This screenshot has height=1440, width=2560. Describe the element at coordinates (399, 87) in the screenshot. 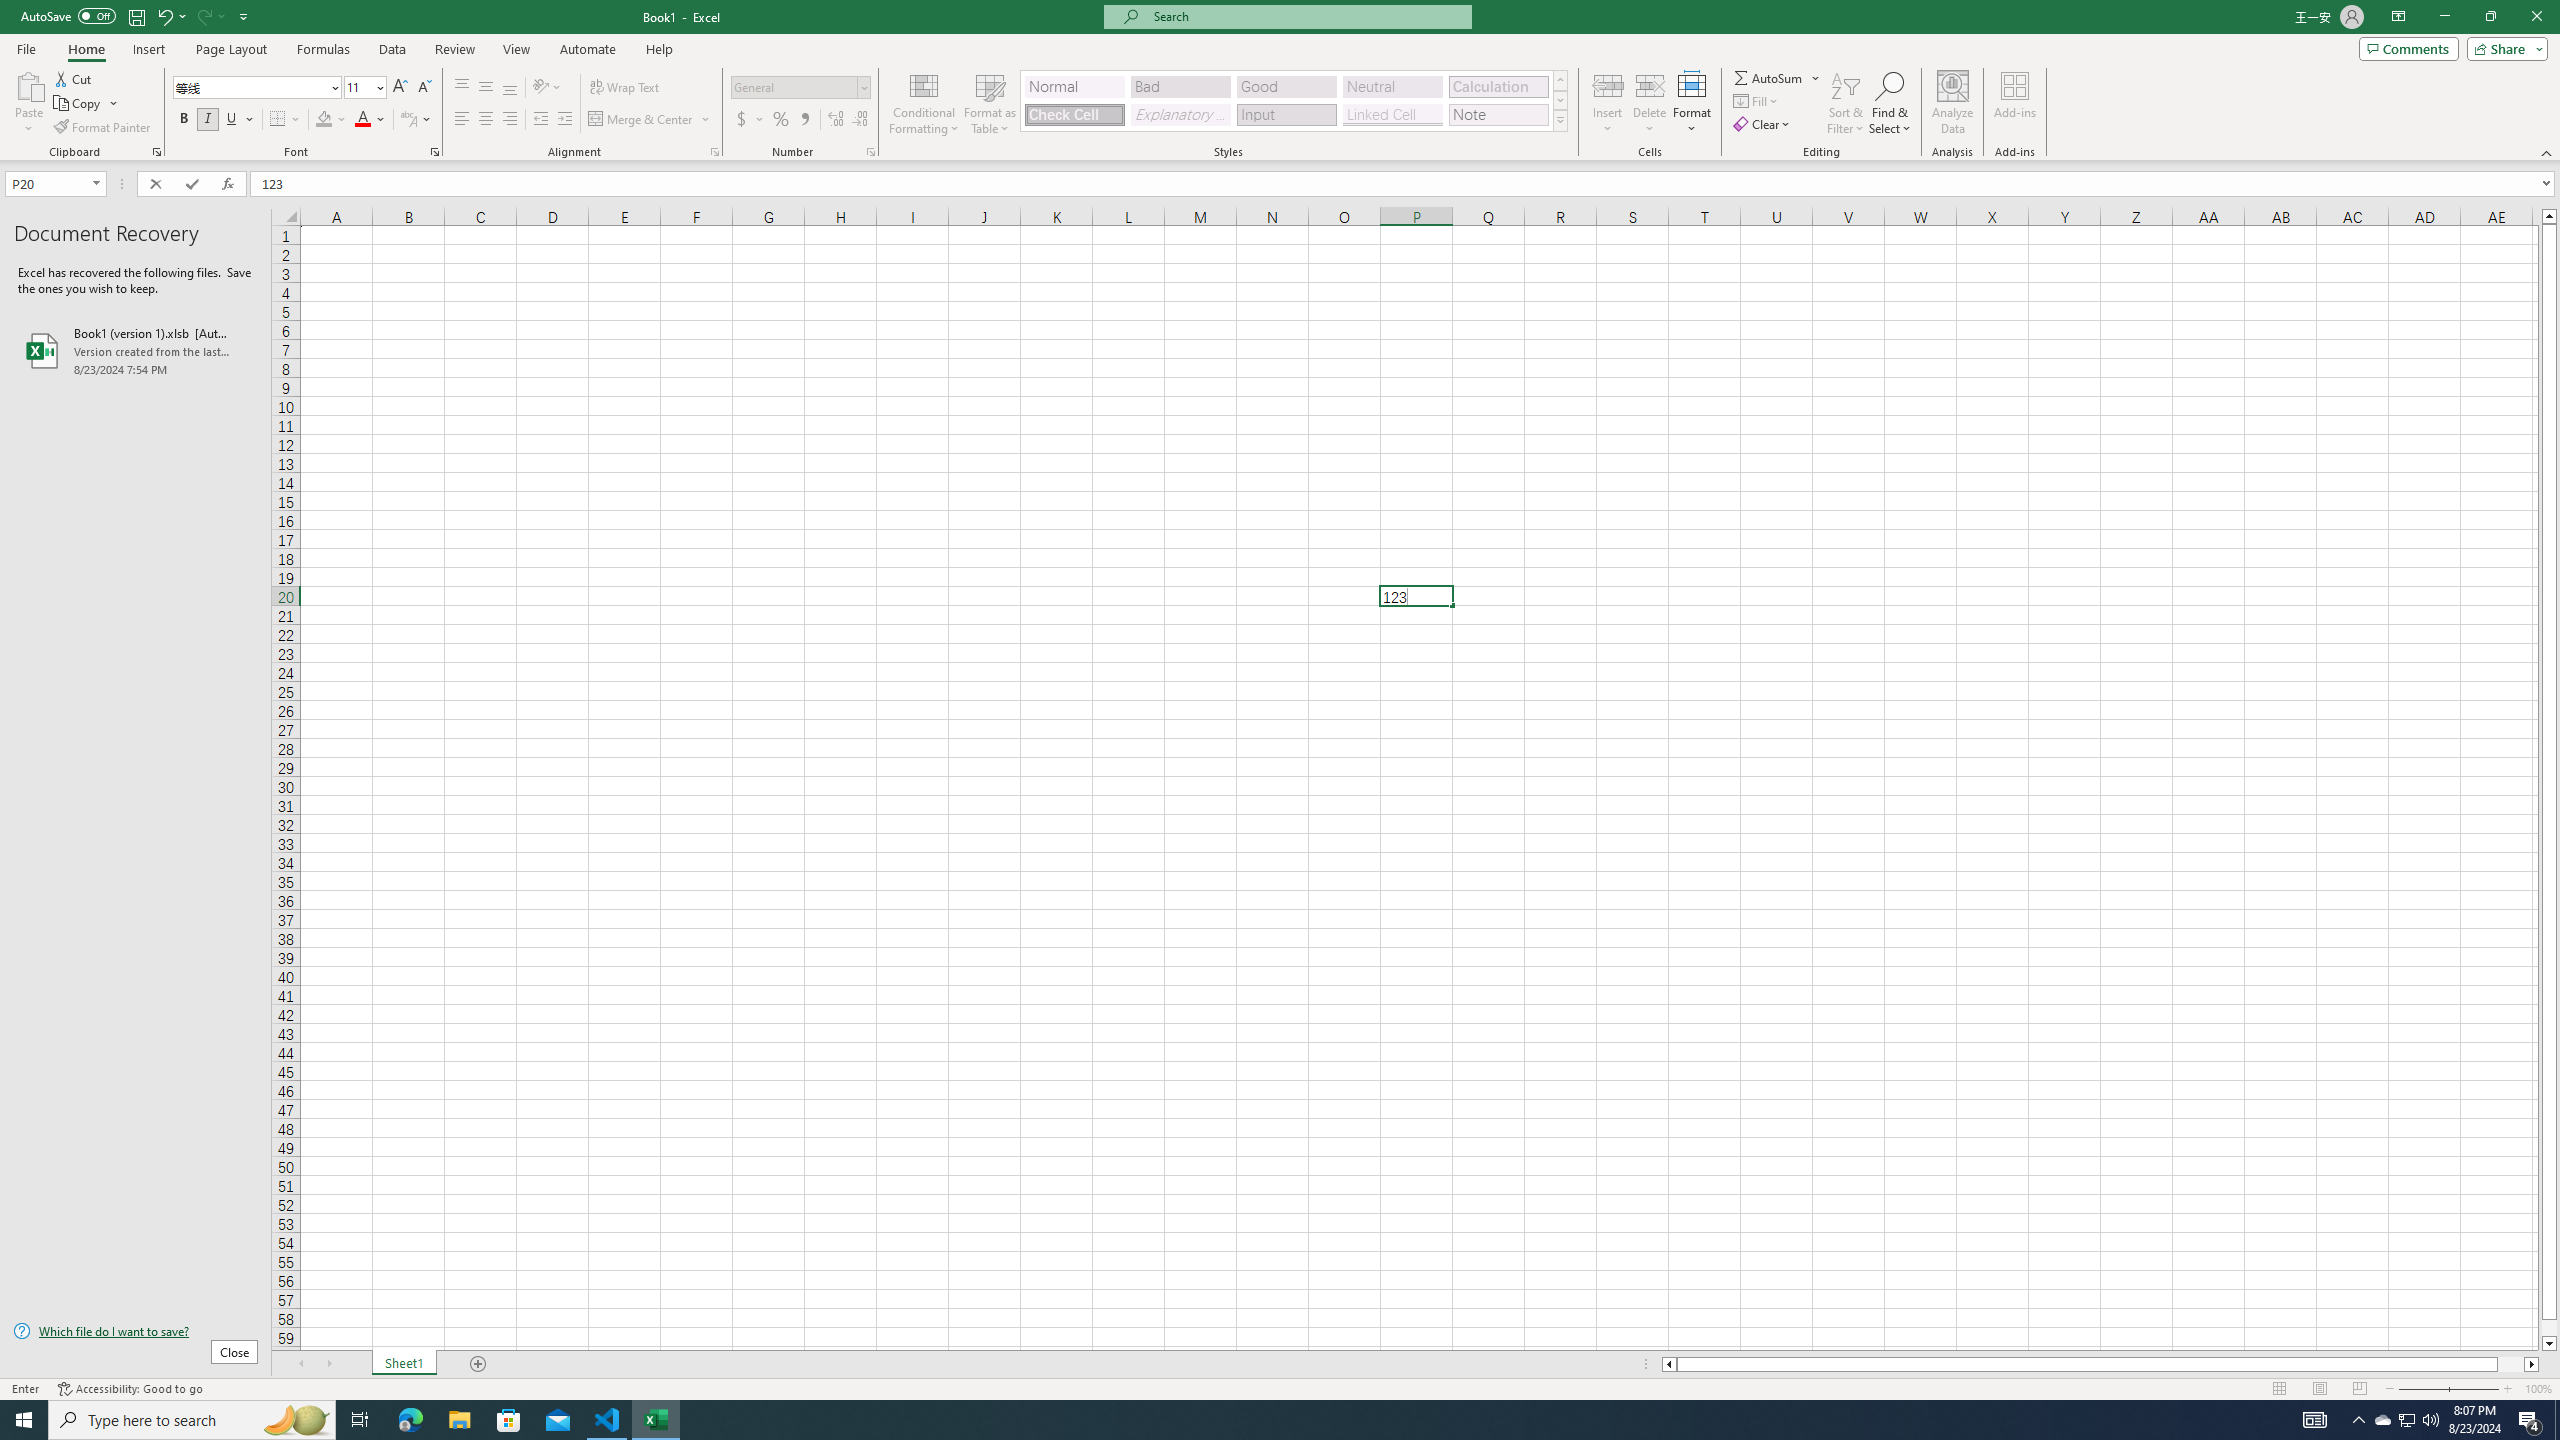

I see `'Increase Font Size'` at that location.